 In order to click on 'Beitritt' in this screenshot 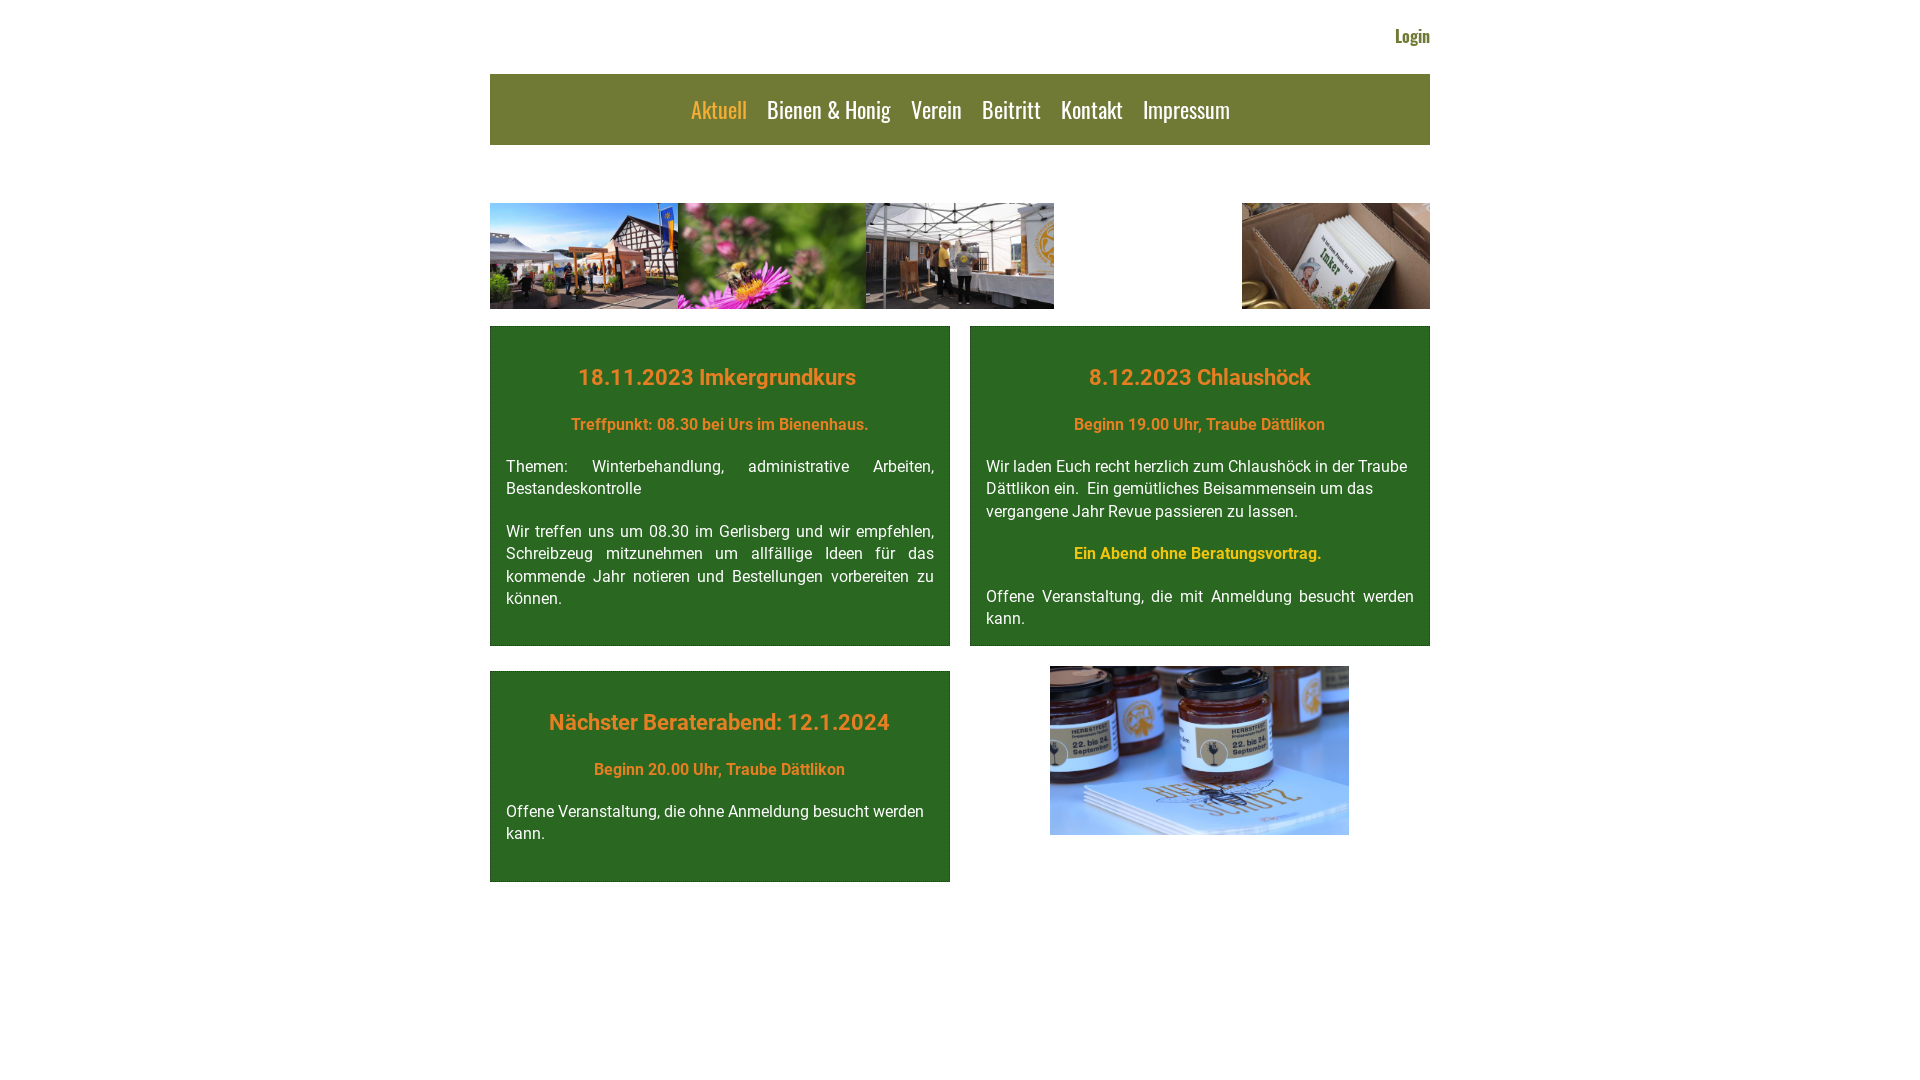, I will do `click(1011, 109)`.